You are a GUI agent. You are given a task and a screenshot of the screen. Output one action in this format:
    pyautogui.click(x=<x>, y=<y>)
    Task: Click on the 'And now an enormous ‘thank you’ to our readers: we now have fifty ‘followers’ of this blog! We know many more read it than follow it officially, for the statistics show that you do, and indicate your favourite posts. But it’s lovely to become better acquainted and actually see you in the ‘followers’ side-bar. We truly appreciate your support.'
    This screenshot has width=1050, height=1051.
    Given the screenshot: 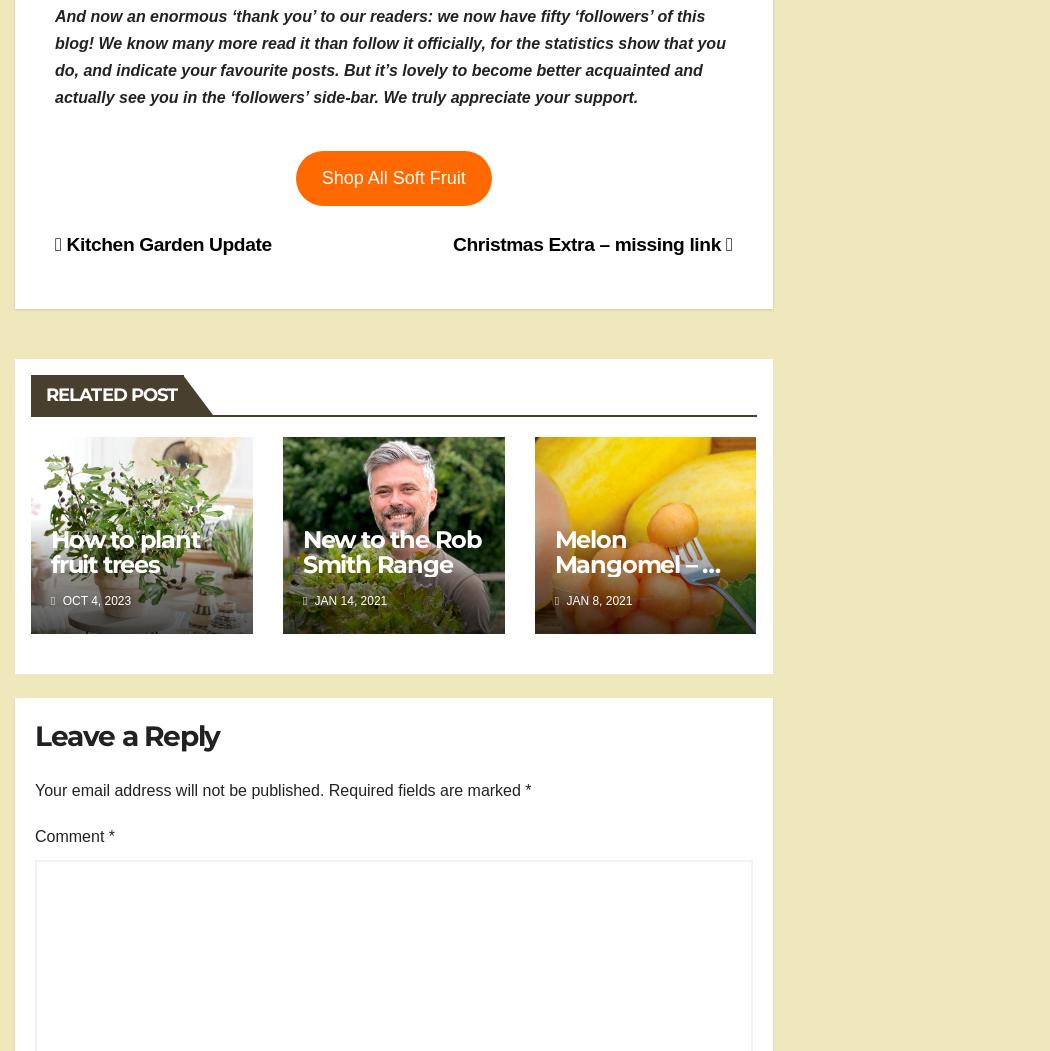 What is the action you would take?
    pyautogui.click(x=389, y=55)
    